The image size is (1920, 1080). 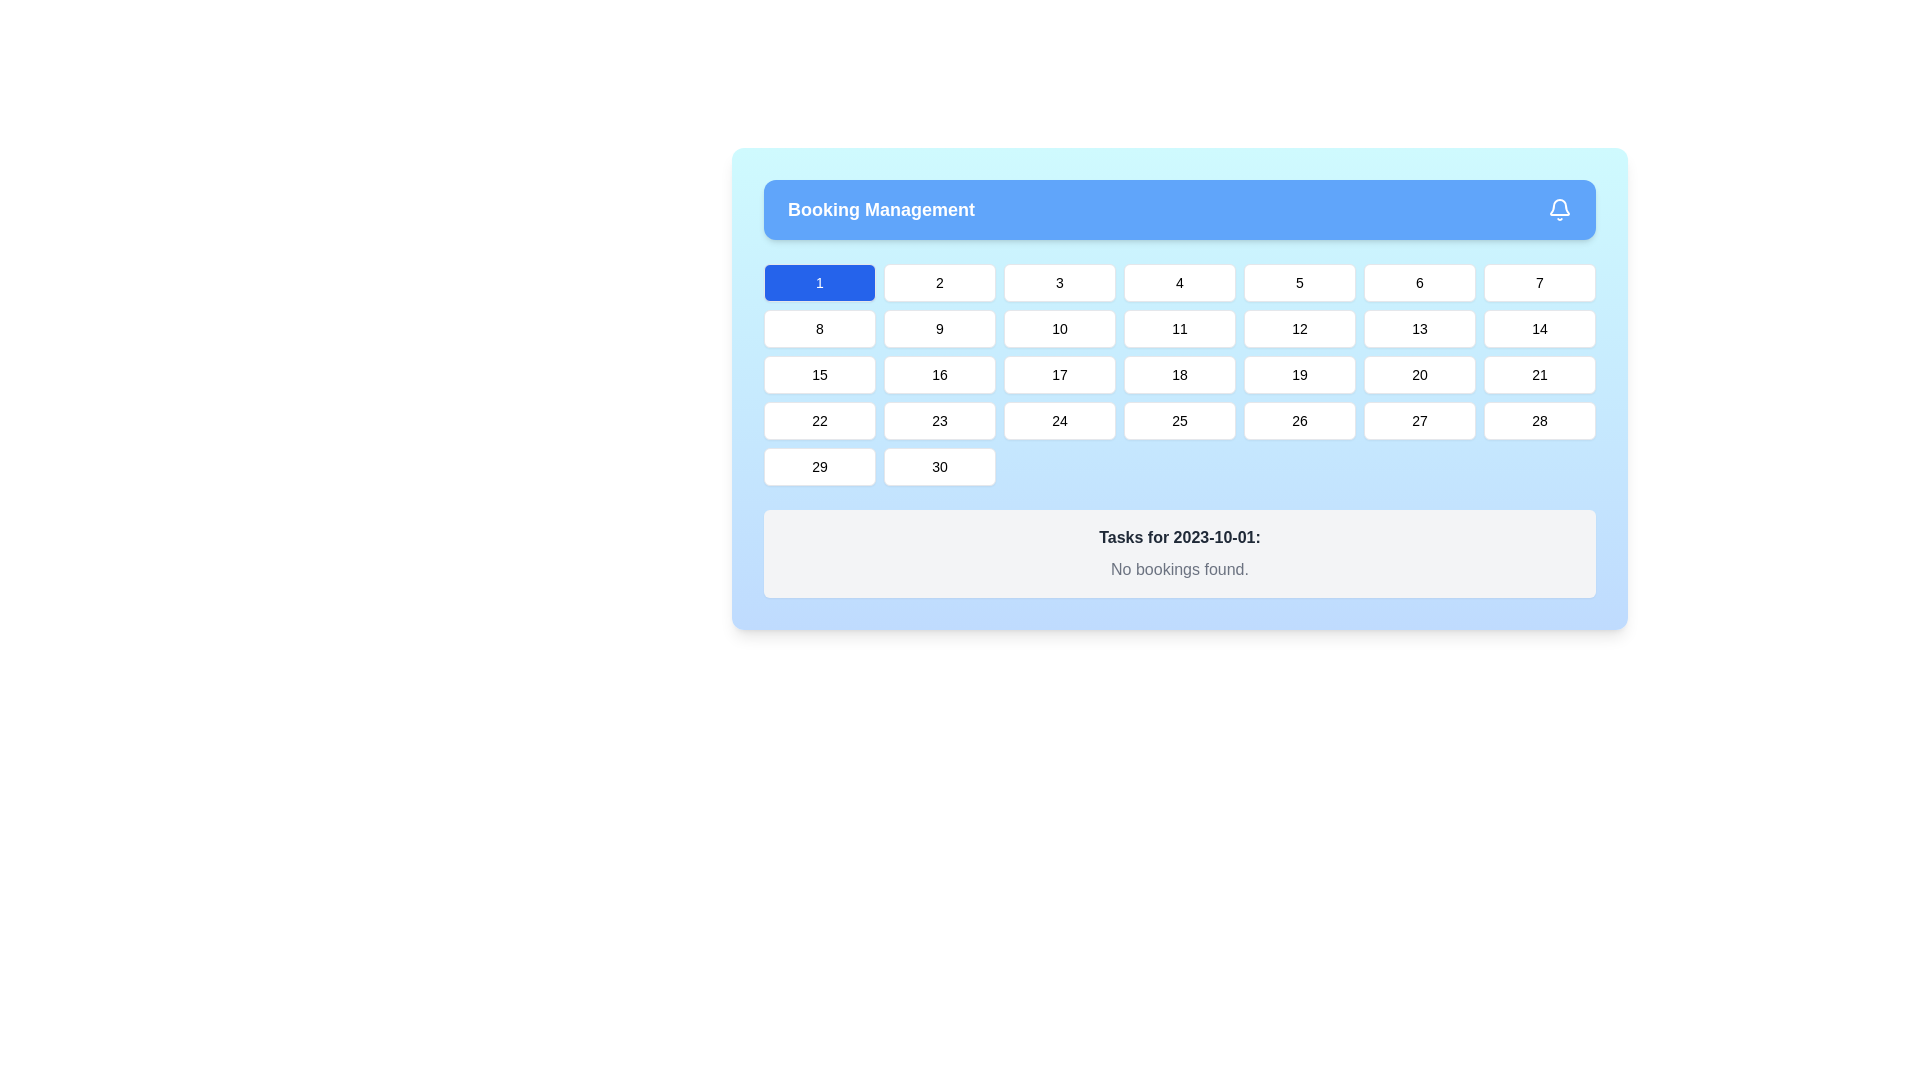 I want to click on the button labeled '30' with rounded corners and a white background, located in the last row and seventh column of a 7x5 grid layout, so click(x=939, y=466).